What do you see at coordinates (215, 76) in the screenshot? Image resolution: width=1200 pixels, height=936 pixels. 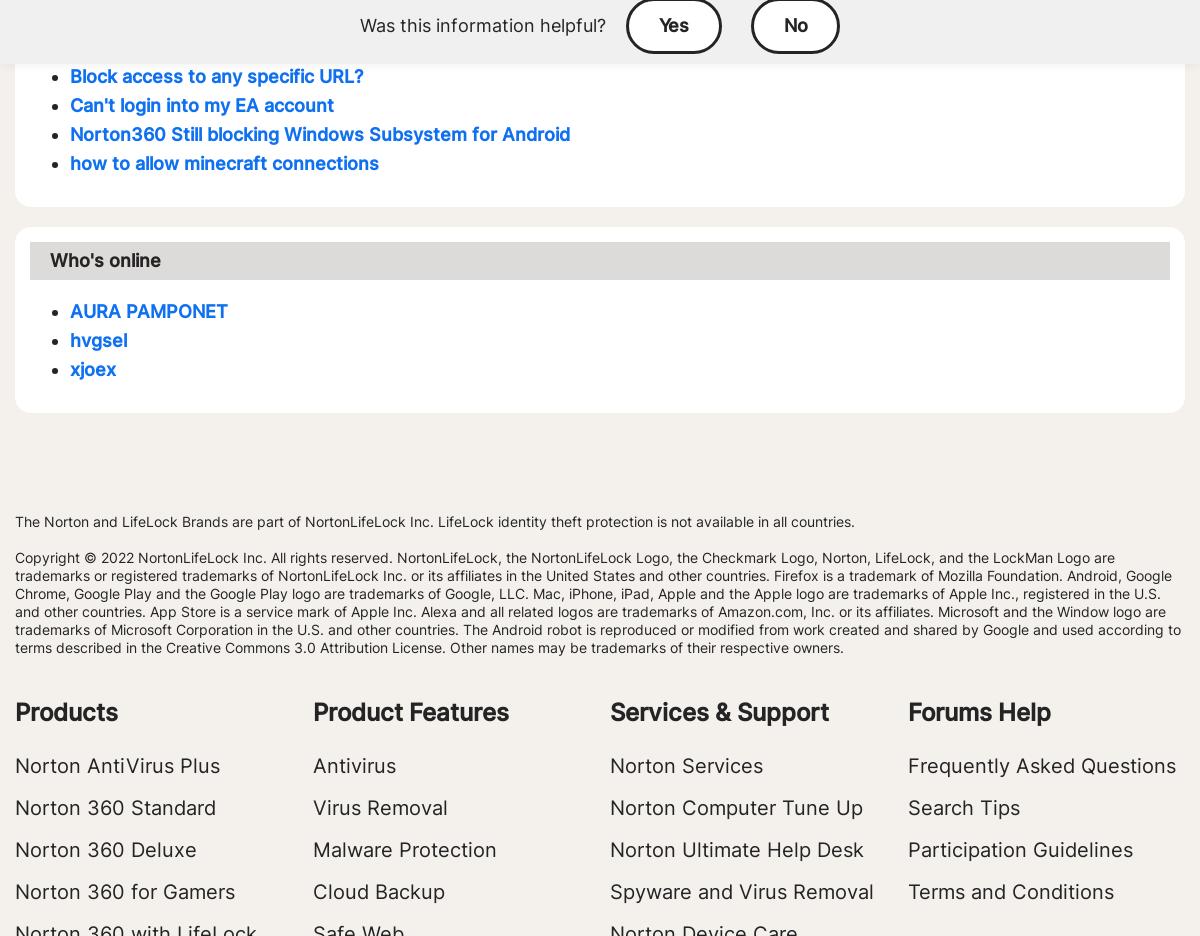 I see `'Block access to any specific URL?'` at bounding box center [215, 76].